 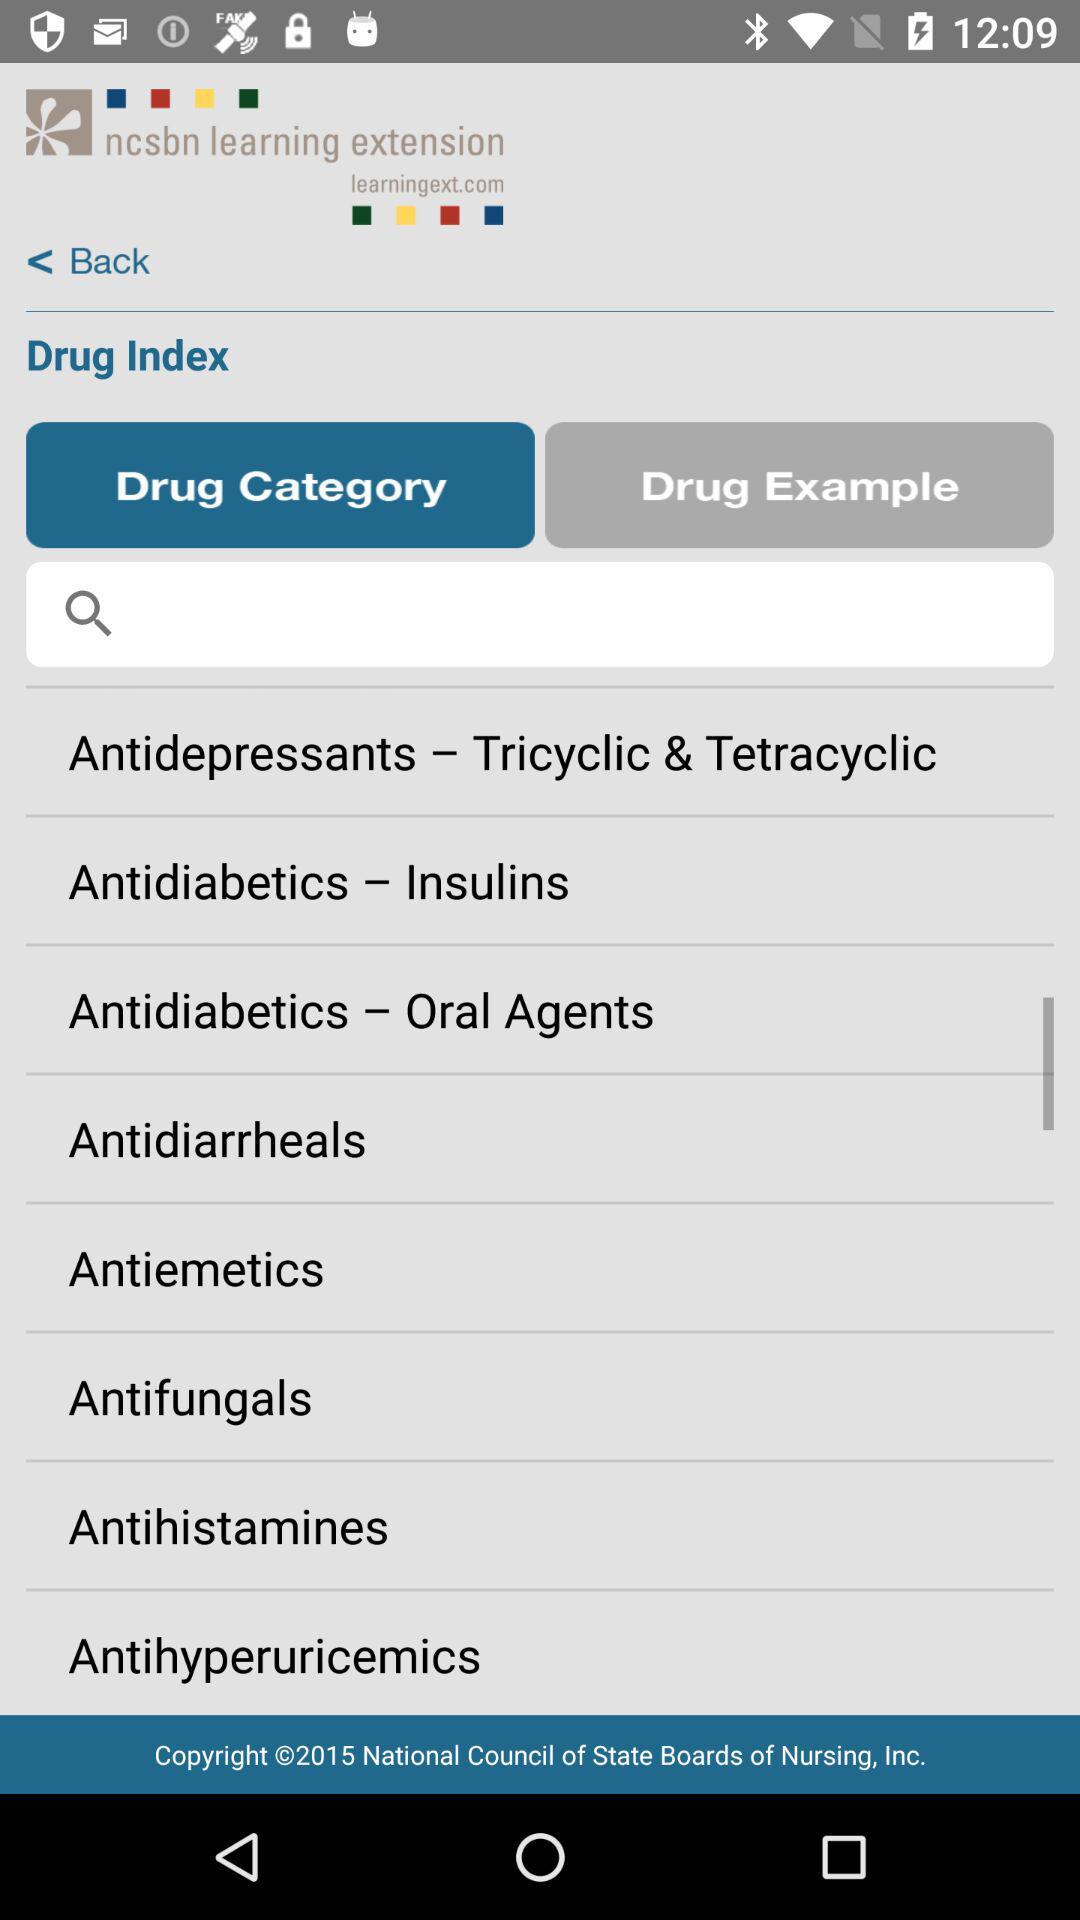 What do you see at coordinates (540, 1138) in the screenshot?
I see `antidiarrheals app` at bounding box center [540, 1138].